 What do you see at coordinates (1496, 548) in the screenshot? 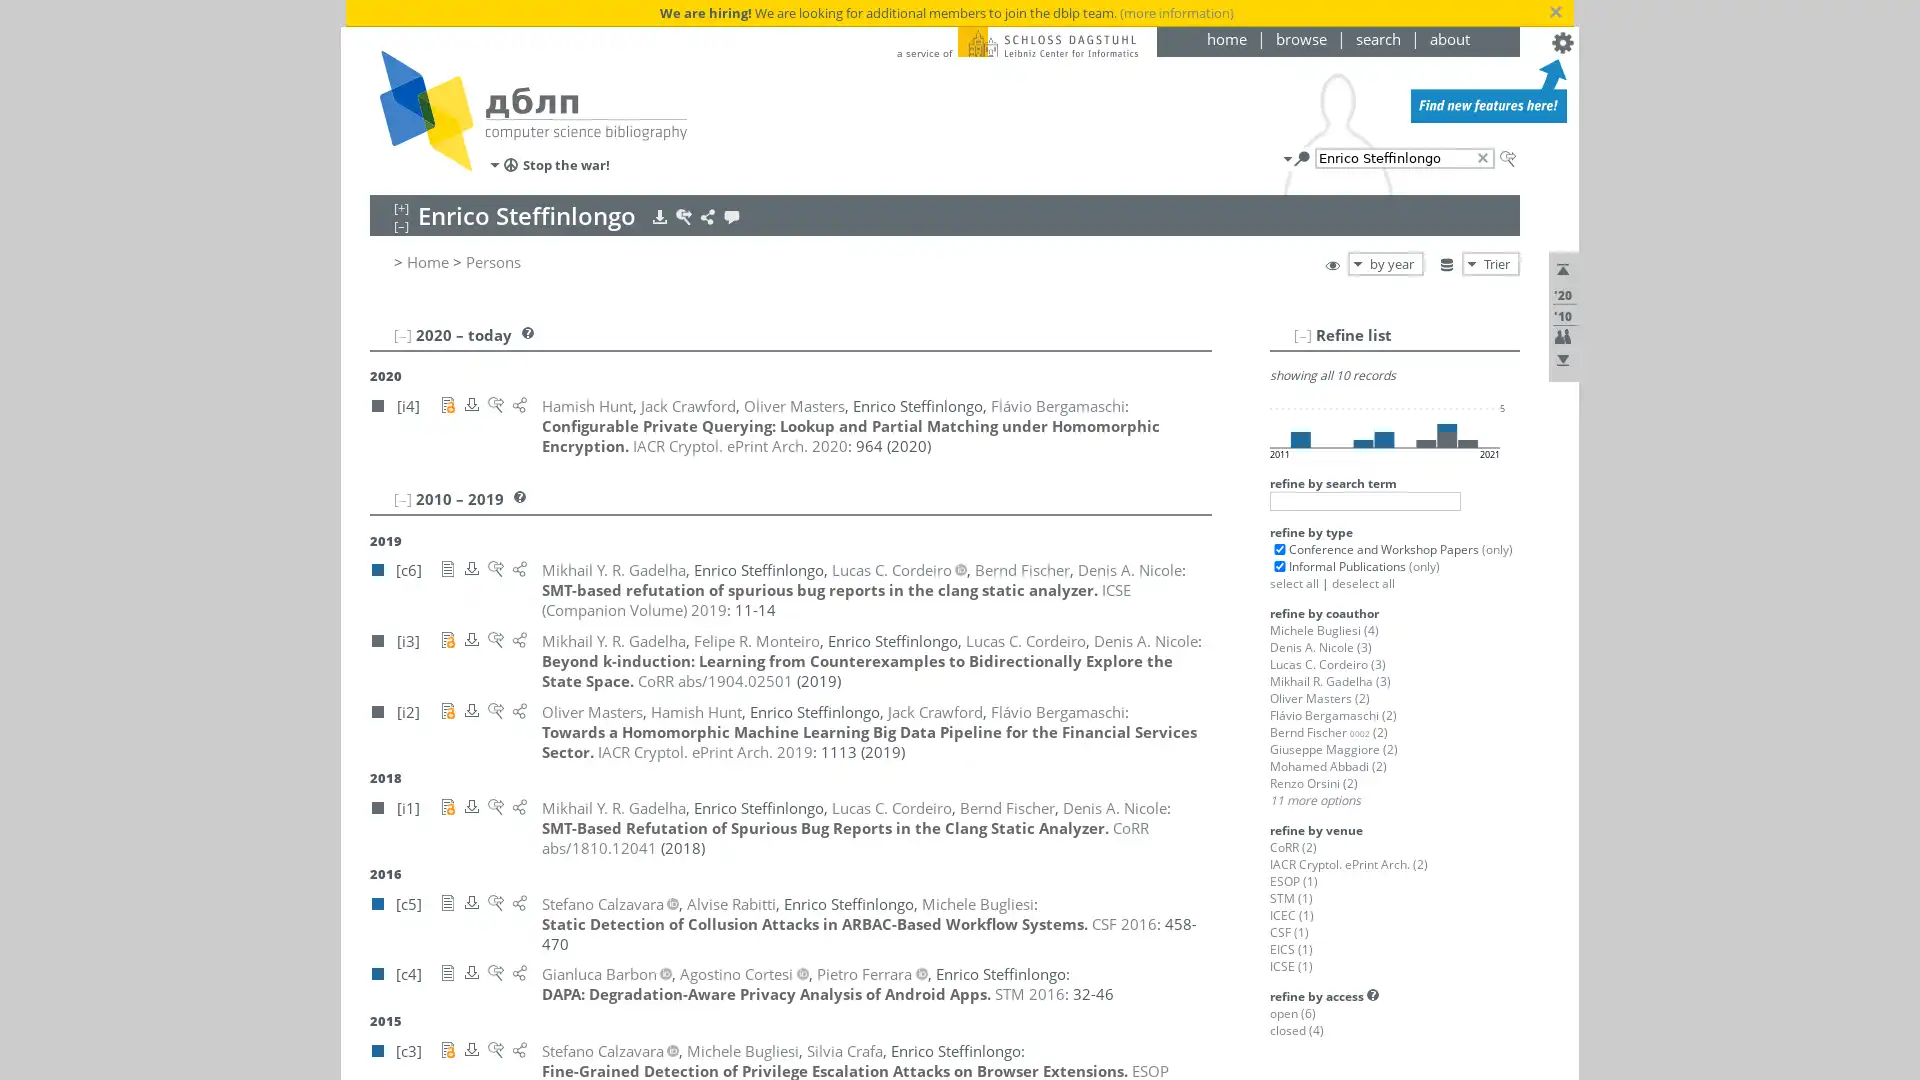
I see `(only)` at bounding box center [1496, 548].